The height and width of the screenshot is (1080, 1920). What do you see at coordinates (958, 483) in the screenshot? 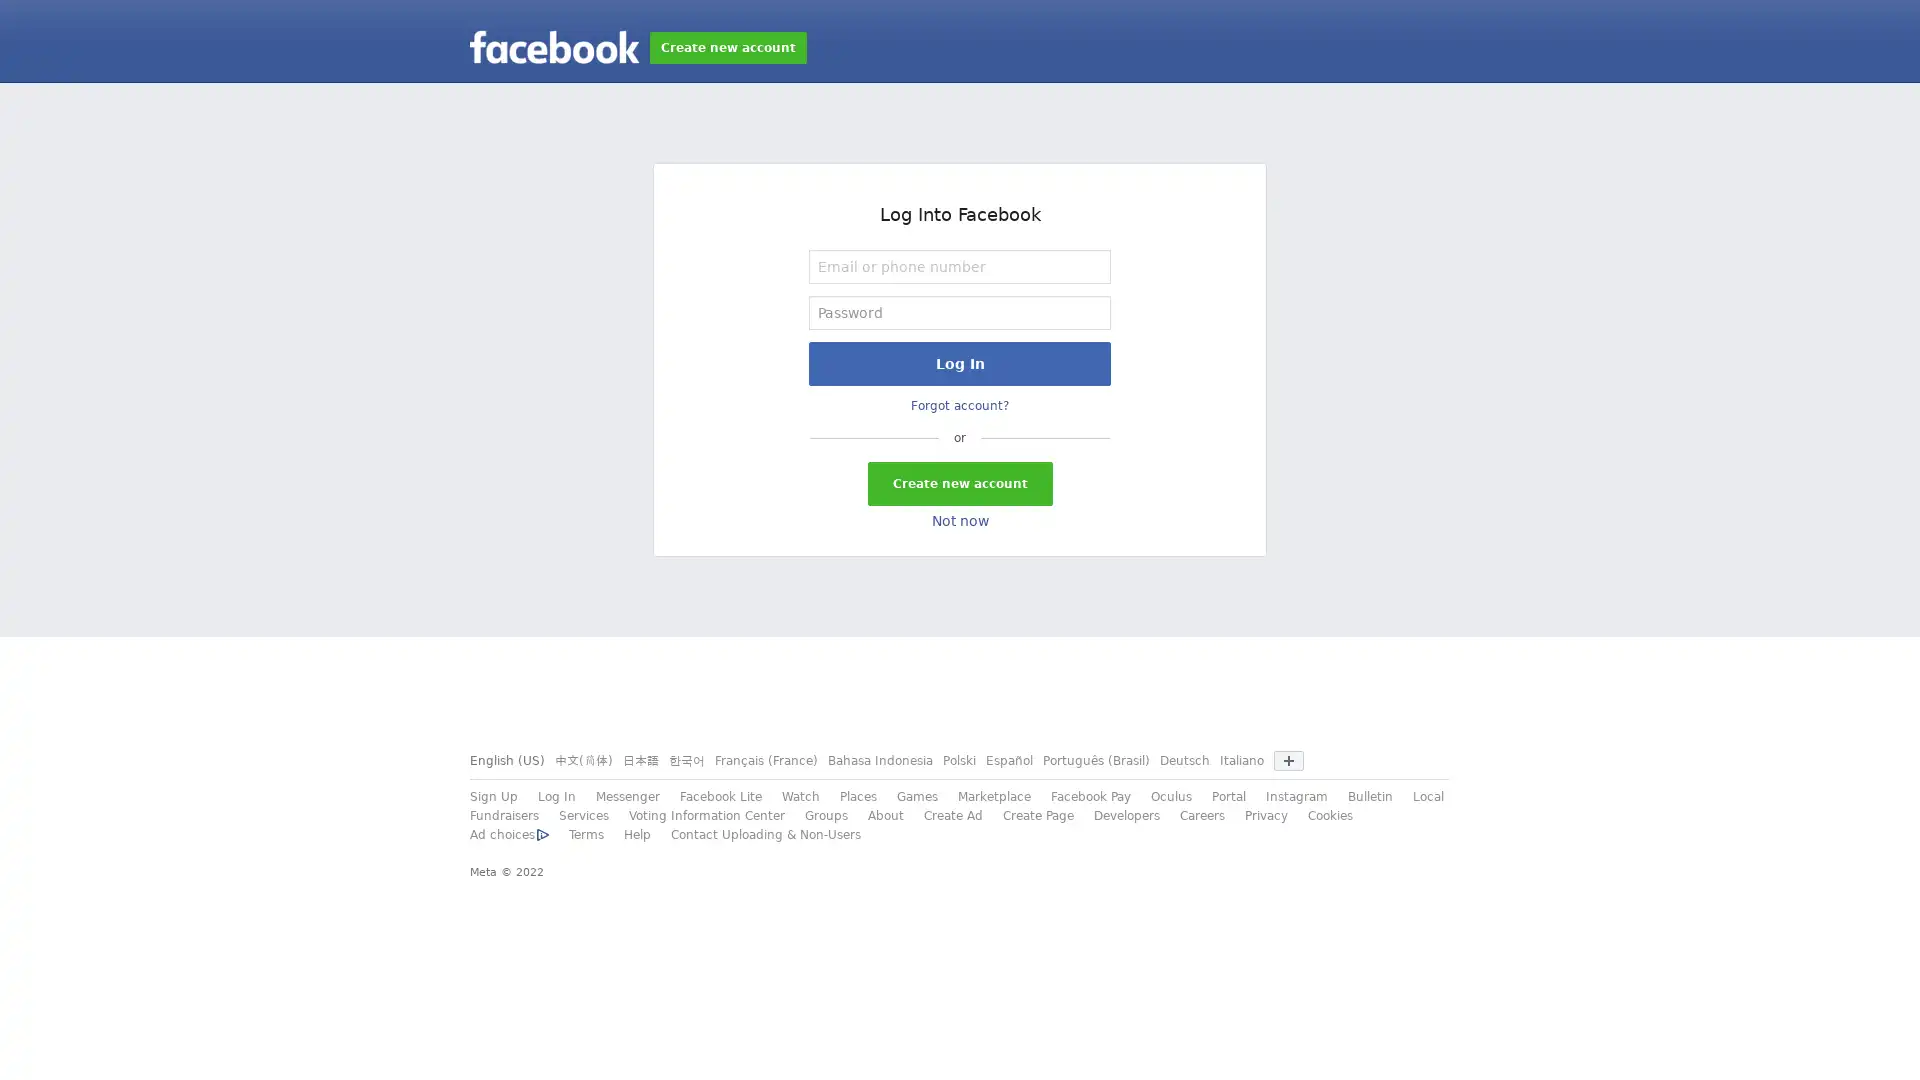
I see `Create new account` at bounding box center [958, 483].